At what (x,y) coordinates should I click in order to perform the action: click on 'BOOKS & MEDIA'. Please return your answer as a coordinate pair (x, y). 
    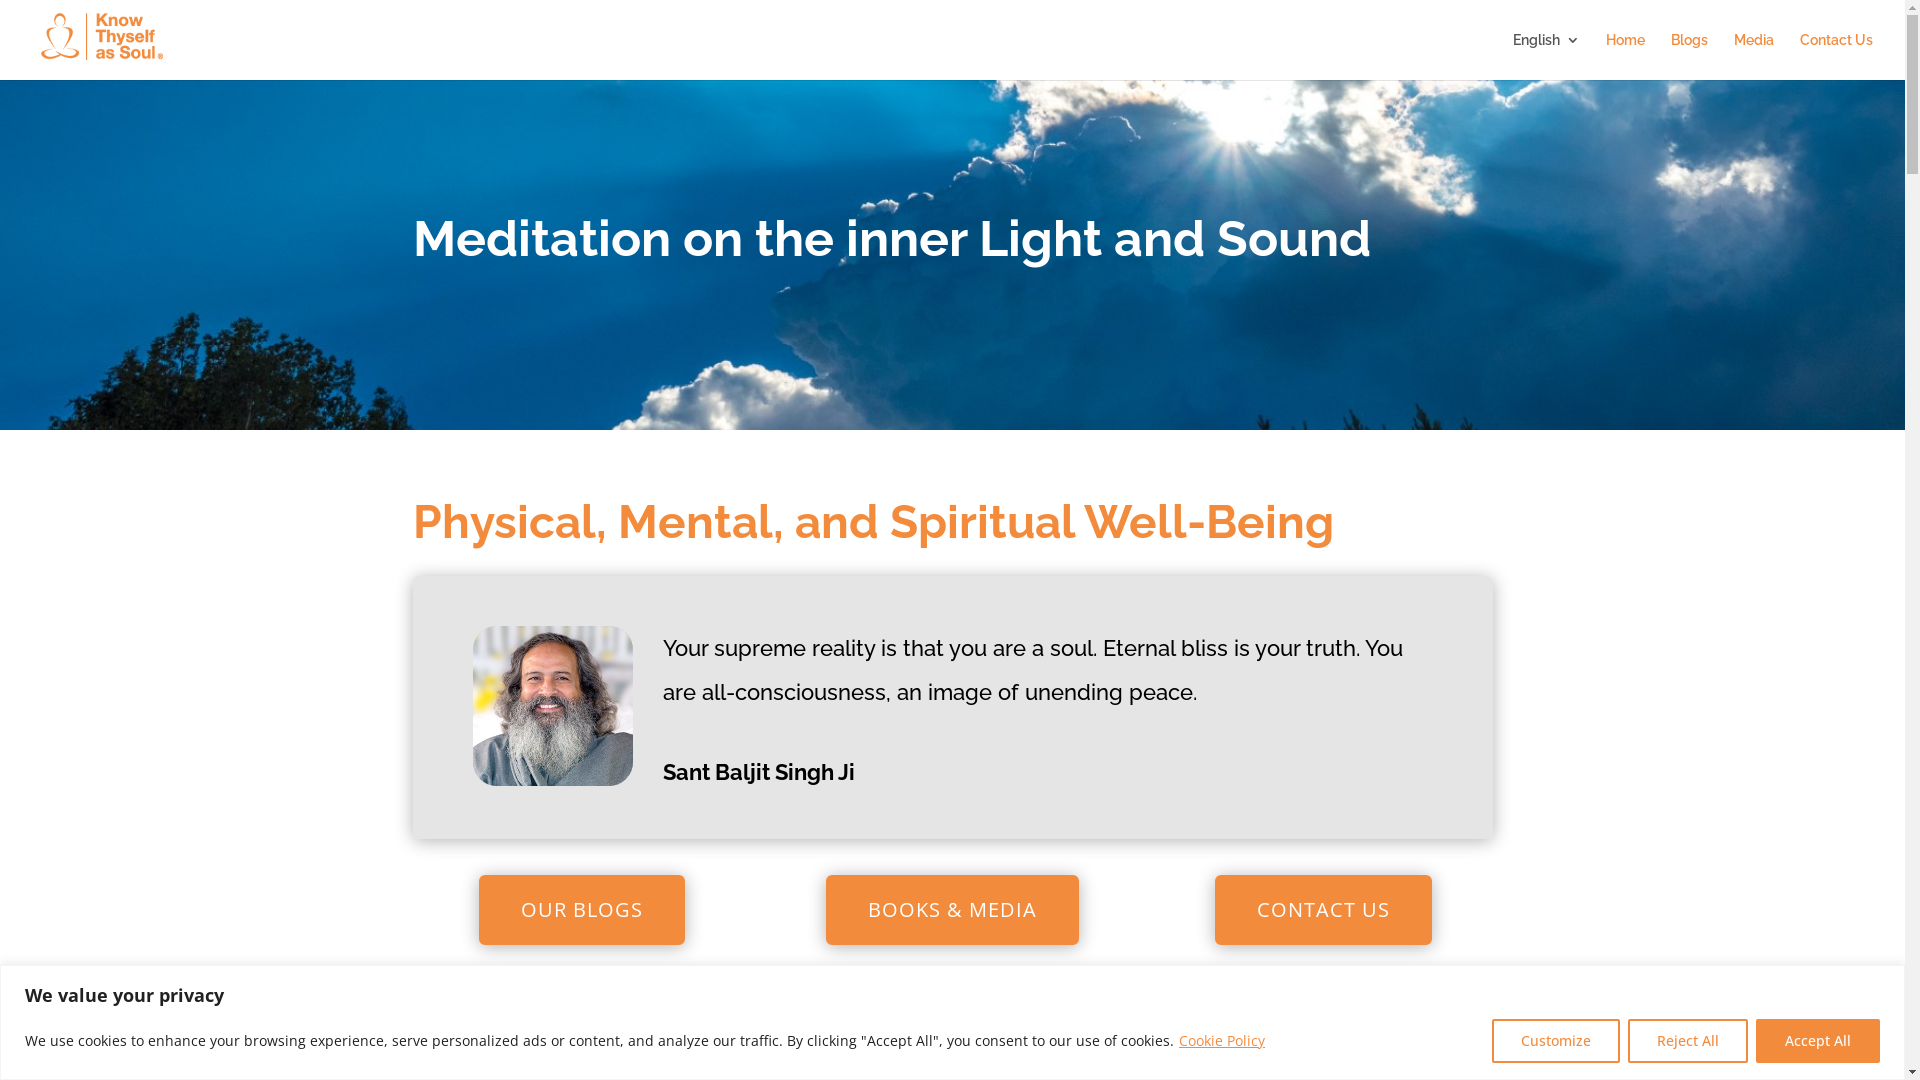
    Looking at the image, I should click on (951, 910).